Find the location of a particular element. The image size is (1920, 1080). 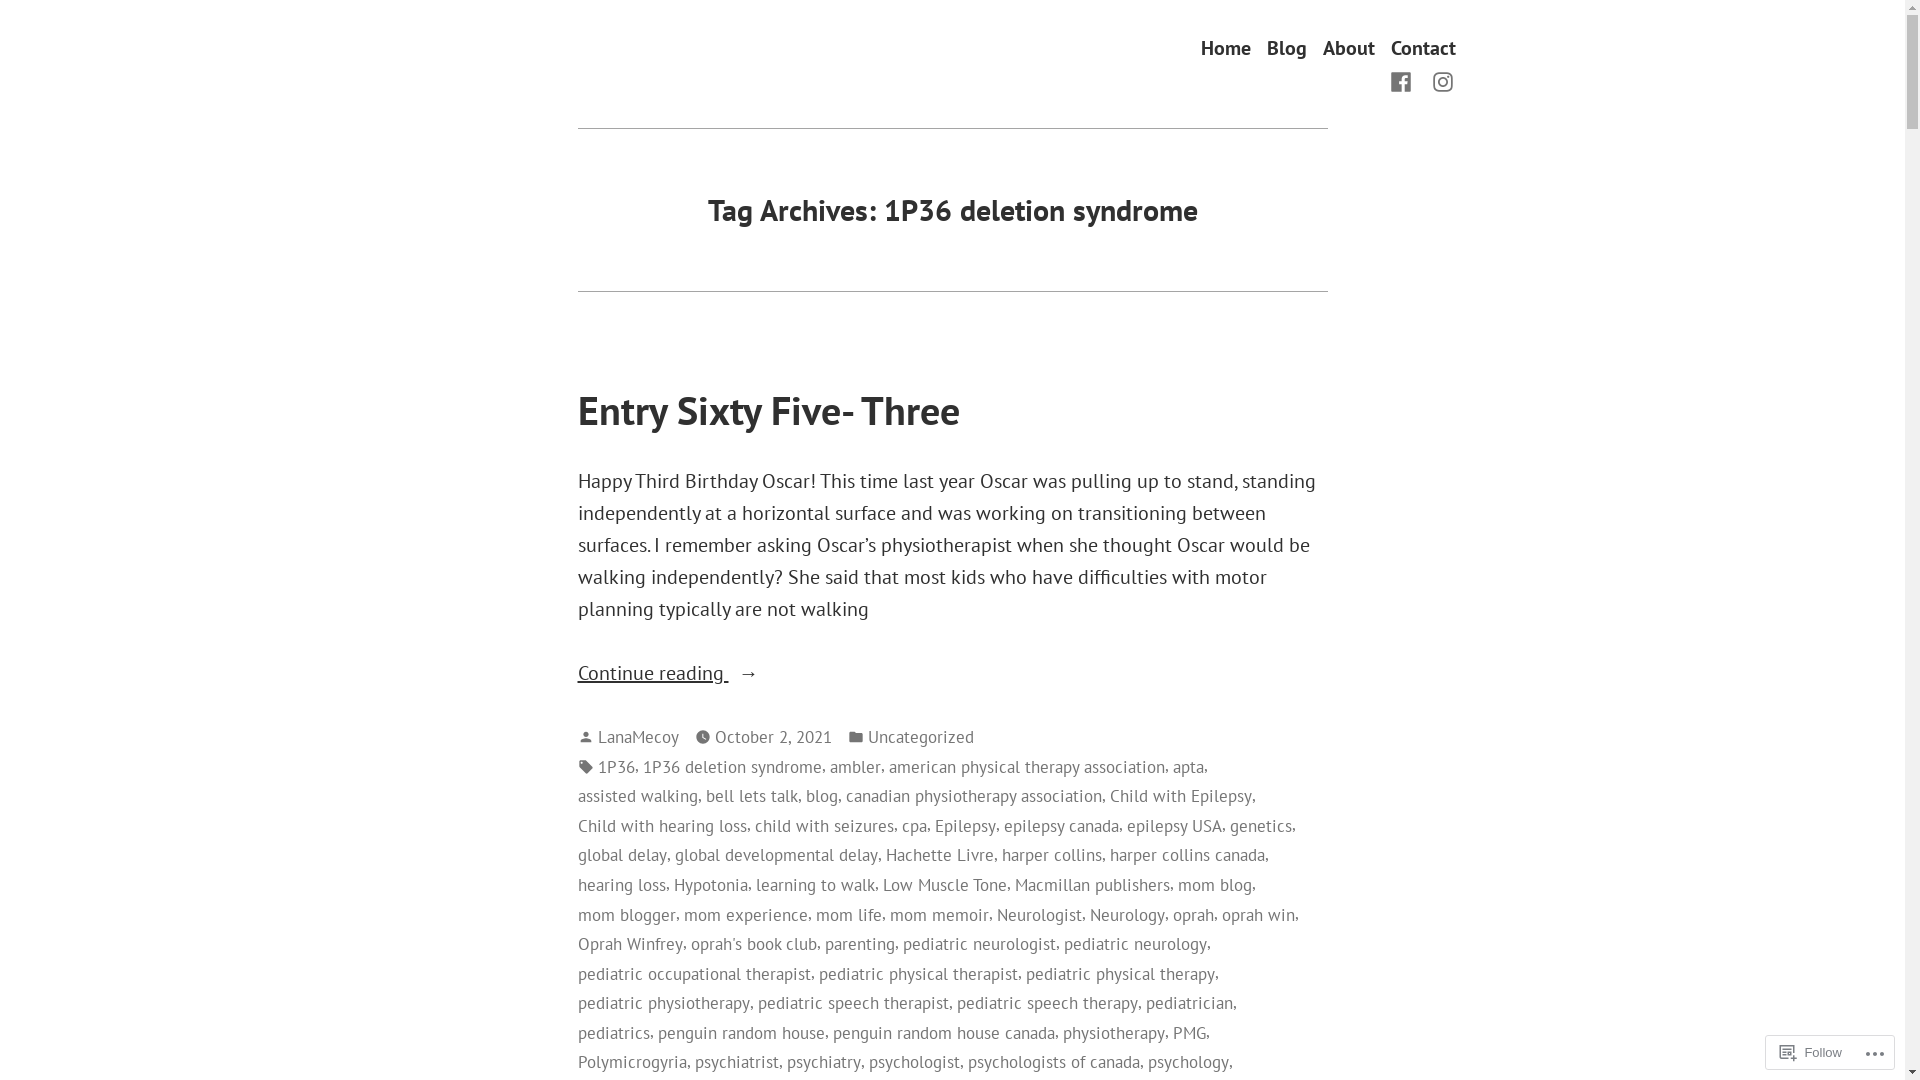

'Follow' is located at coordinates (1810, 1051).